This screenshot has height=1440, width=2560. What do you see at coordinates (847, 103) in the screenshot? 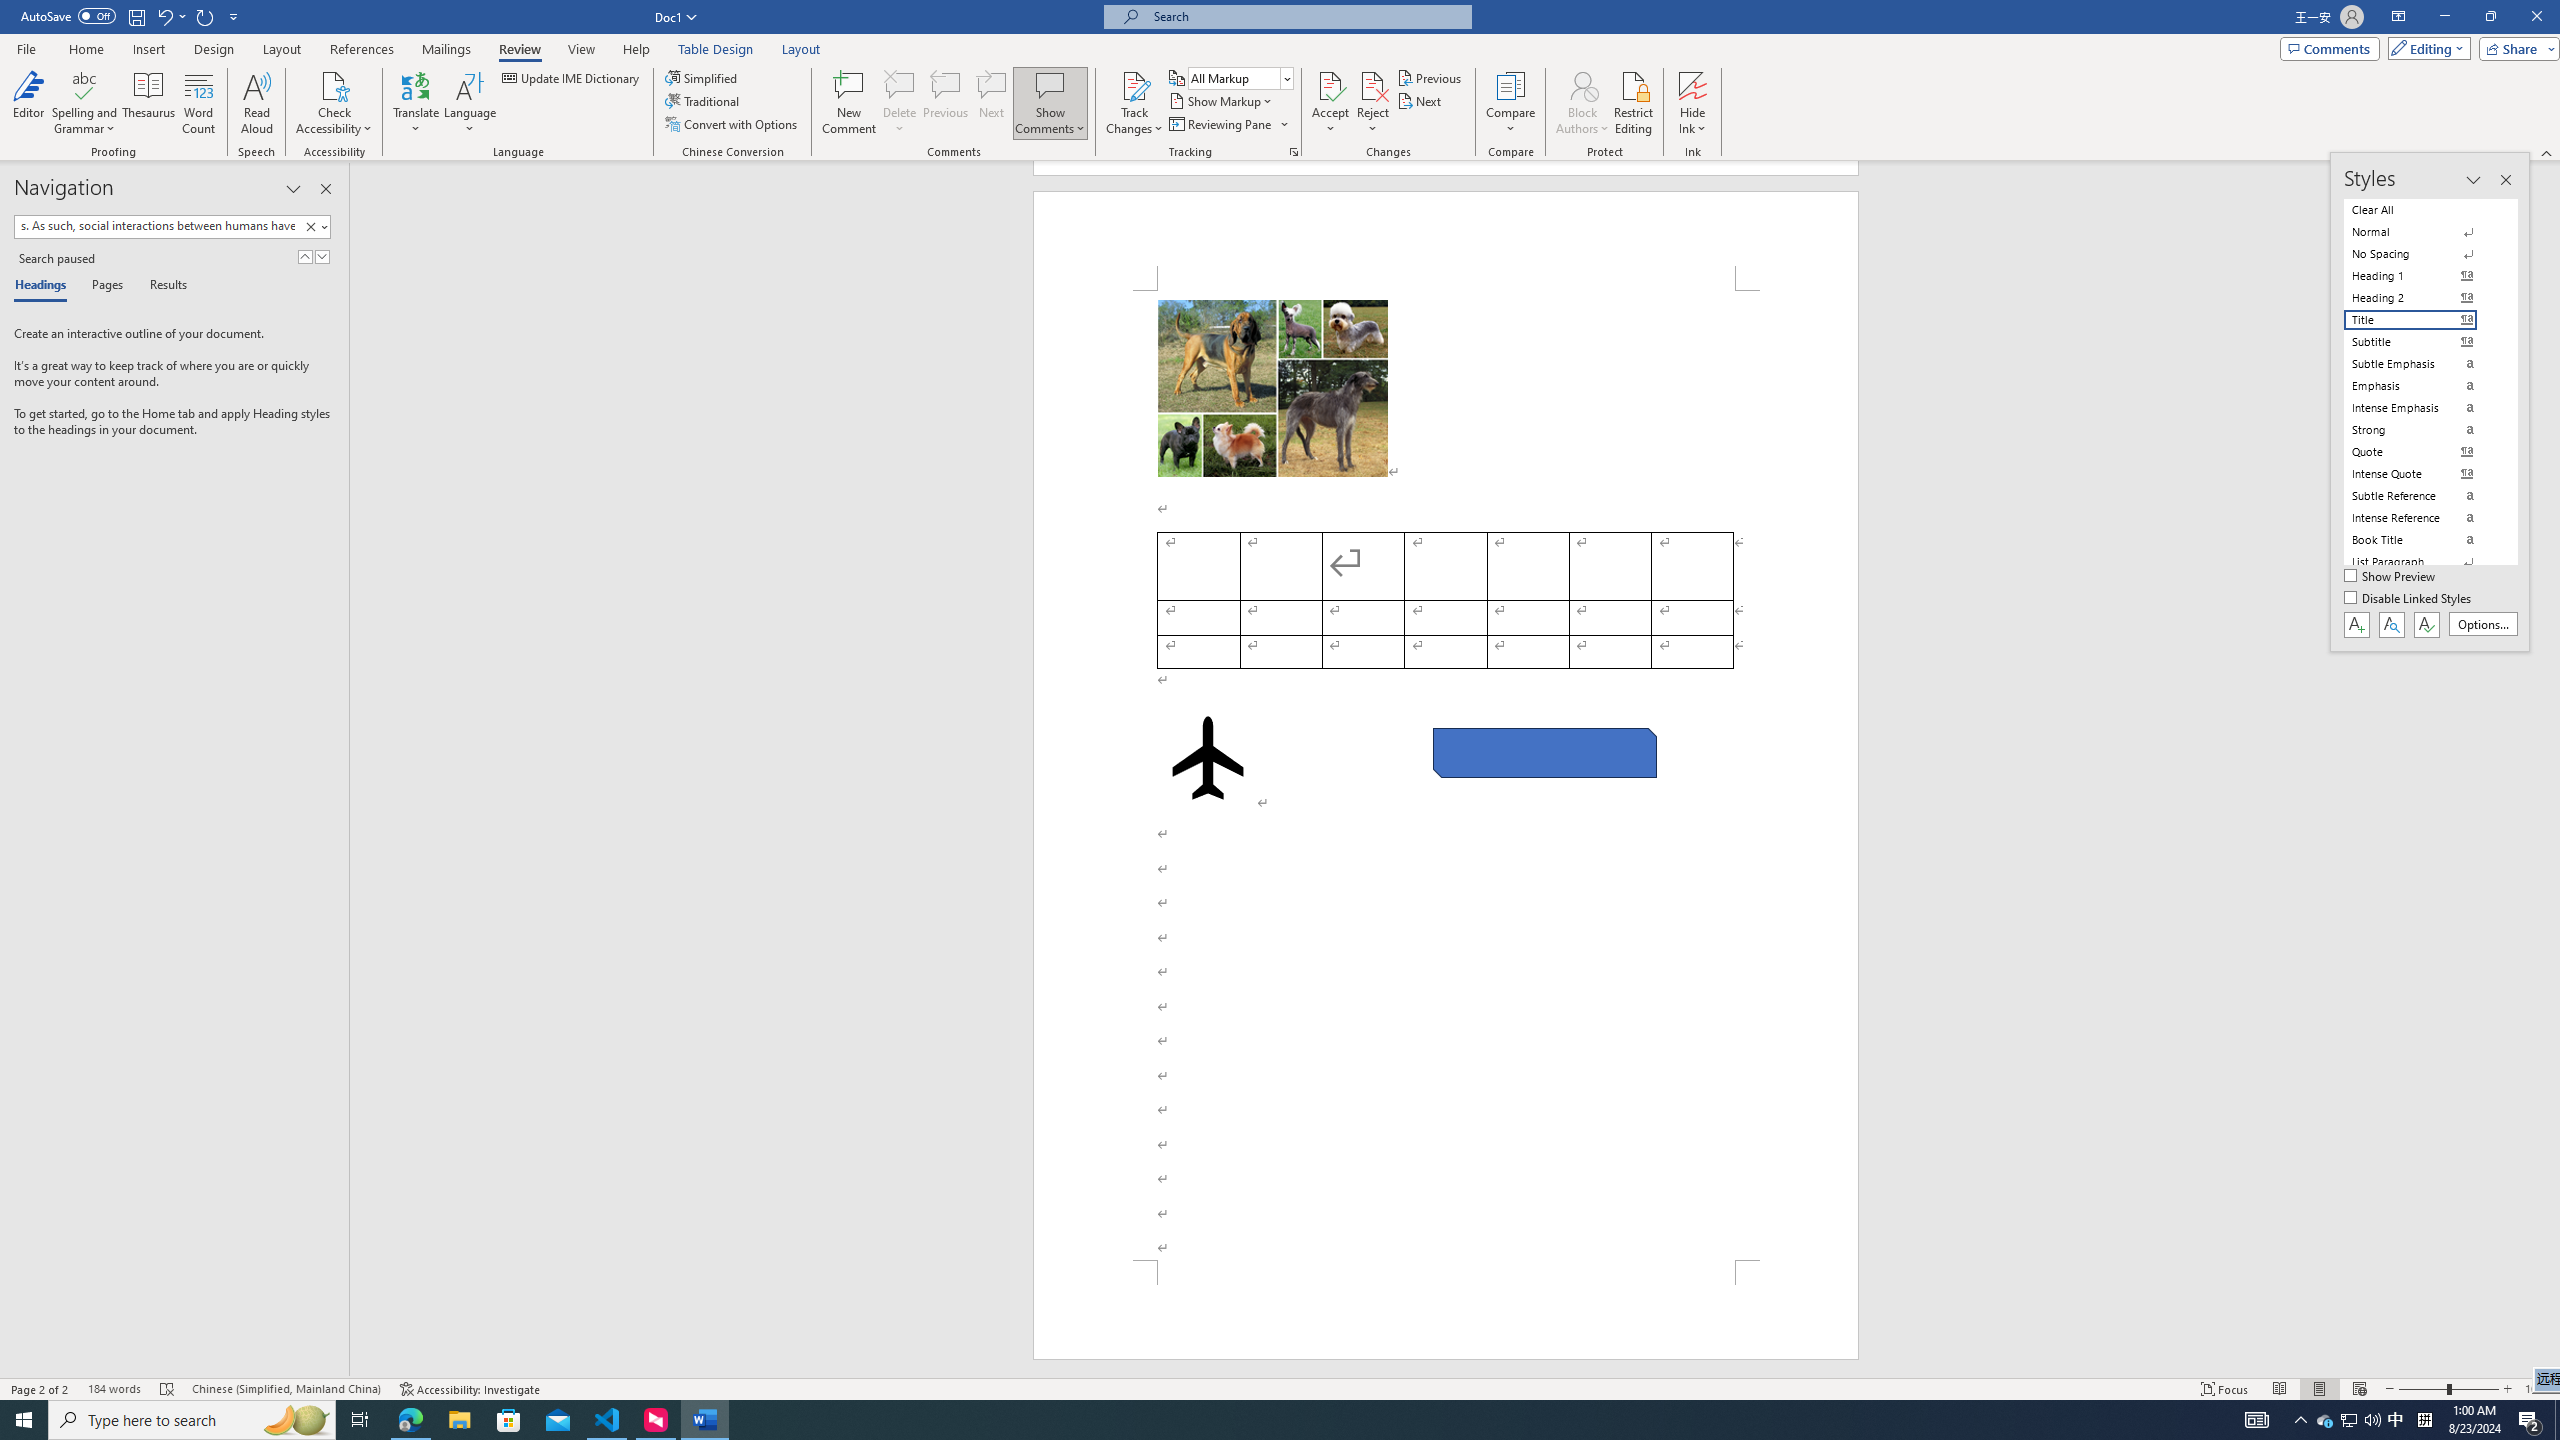
I see `'New Comment'` at bounding box center [847, 103].